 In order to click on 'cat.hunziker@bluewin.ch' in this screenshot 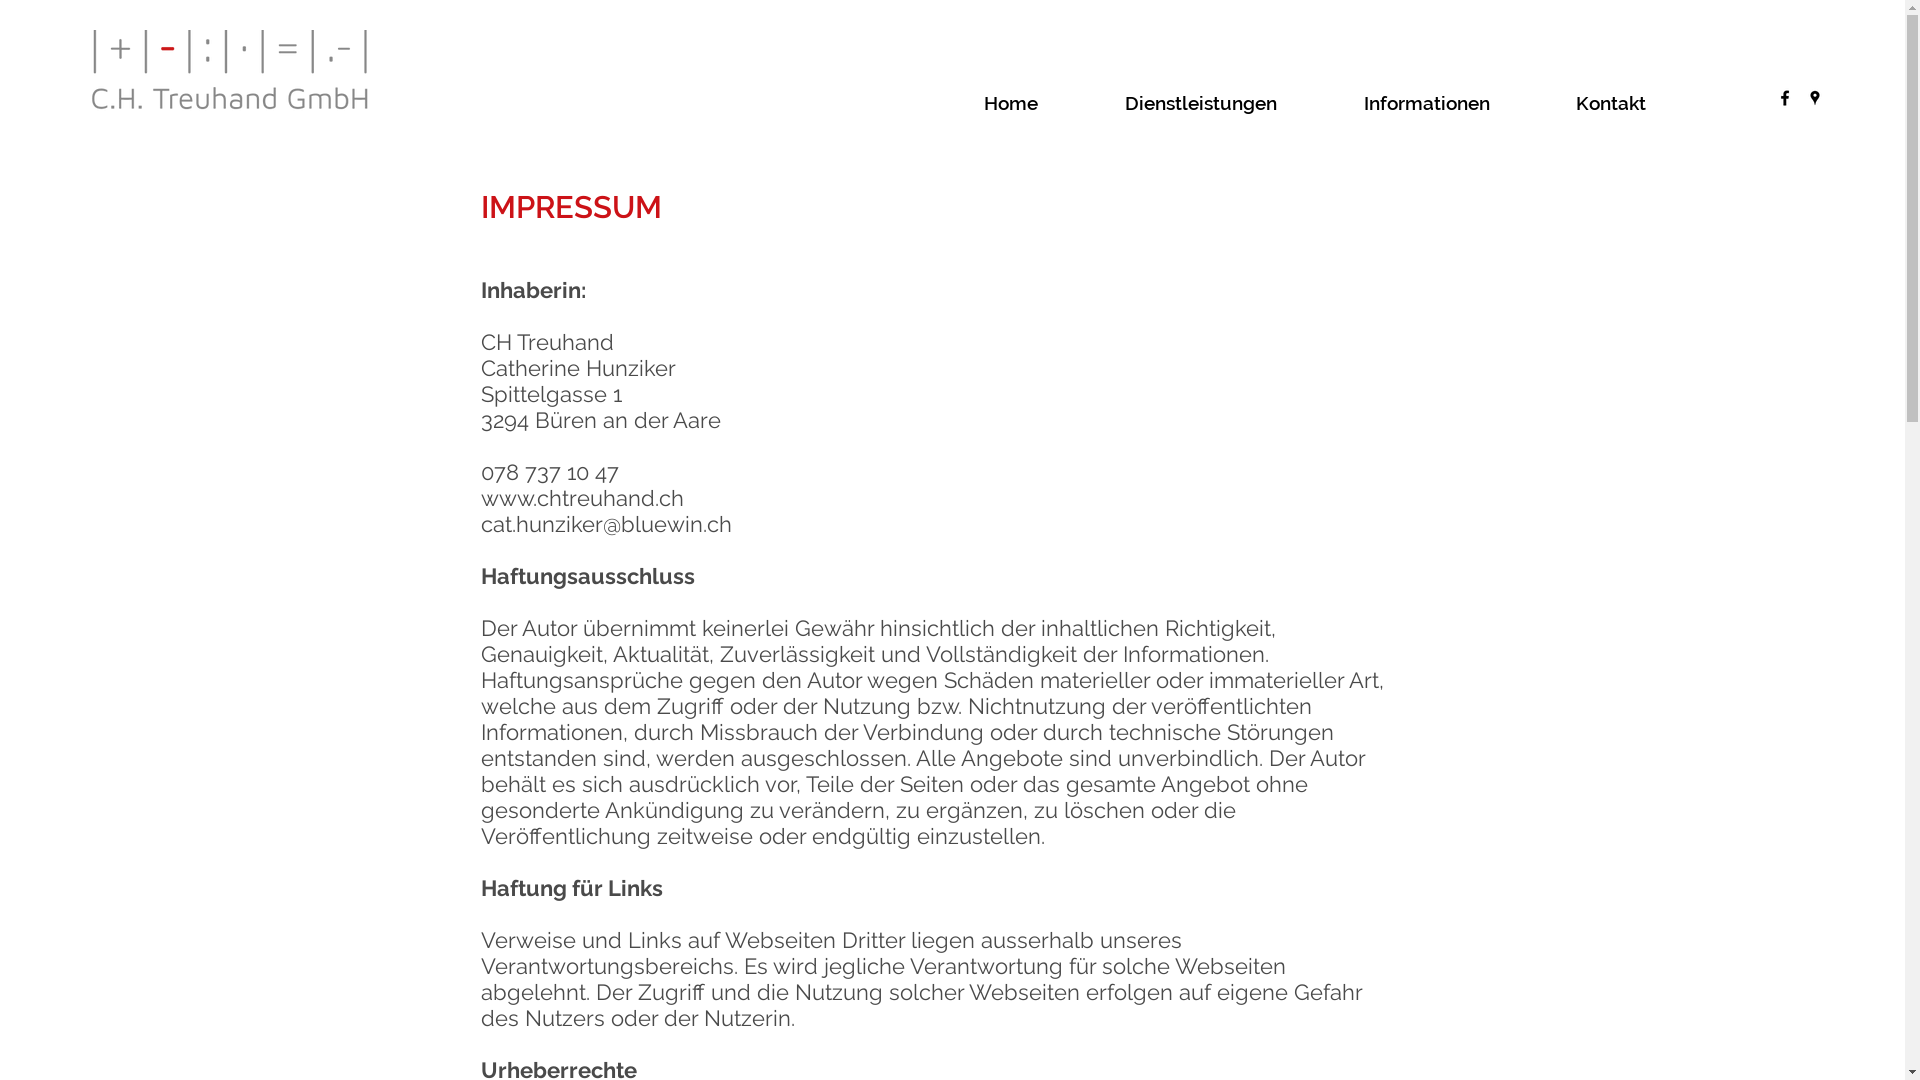, I will do `click(604, 523)`.